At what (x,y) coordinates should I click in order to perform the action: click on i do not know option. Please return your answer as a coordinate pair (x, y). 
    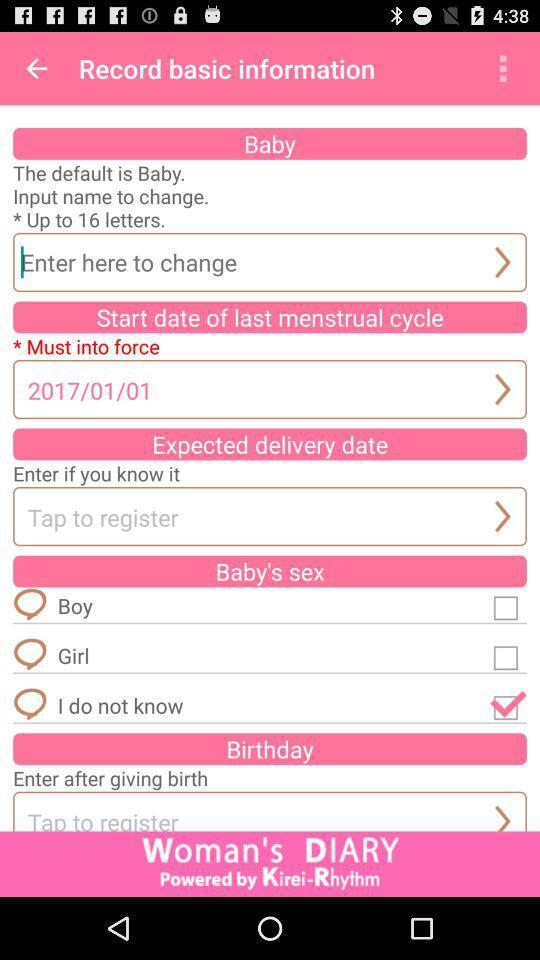
    Looking at the image, I should click on (508, 705).